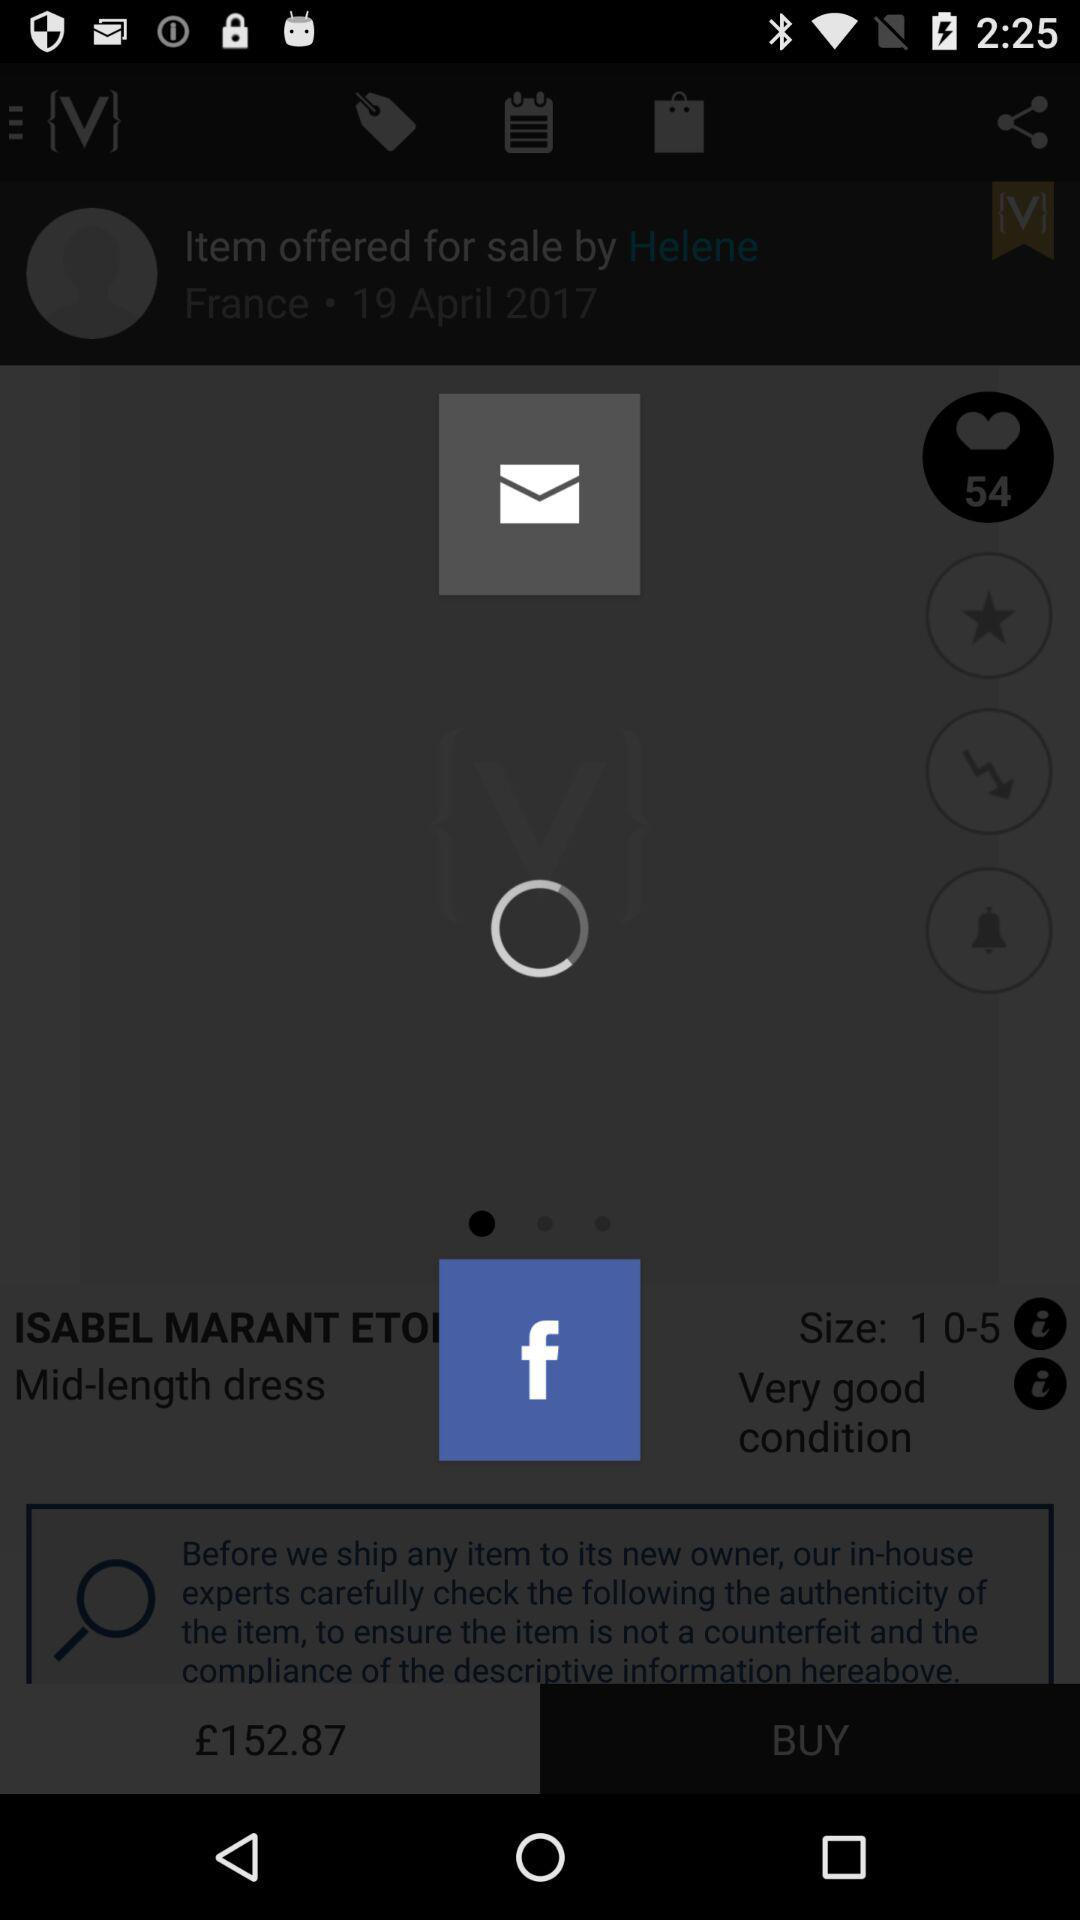 The width and height of the screenshot is (1080, 1920). What do you see at coordinates (987, 928) in the screenshot?
I see `app above size 1 0 app` at bounding box center [987, 928].